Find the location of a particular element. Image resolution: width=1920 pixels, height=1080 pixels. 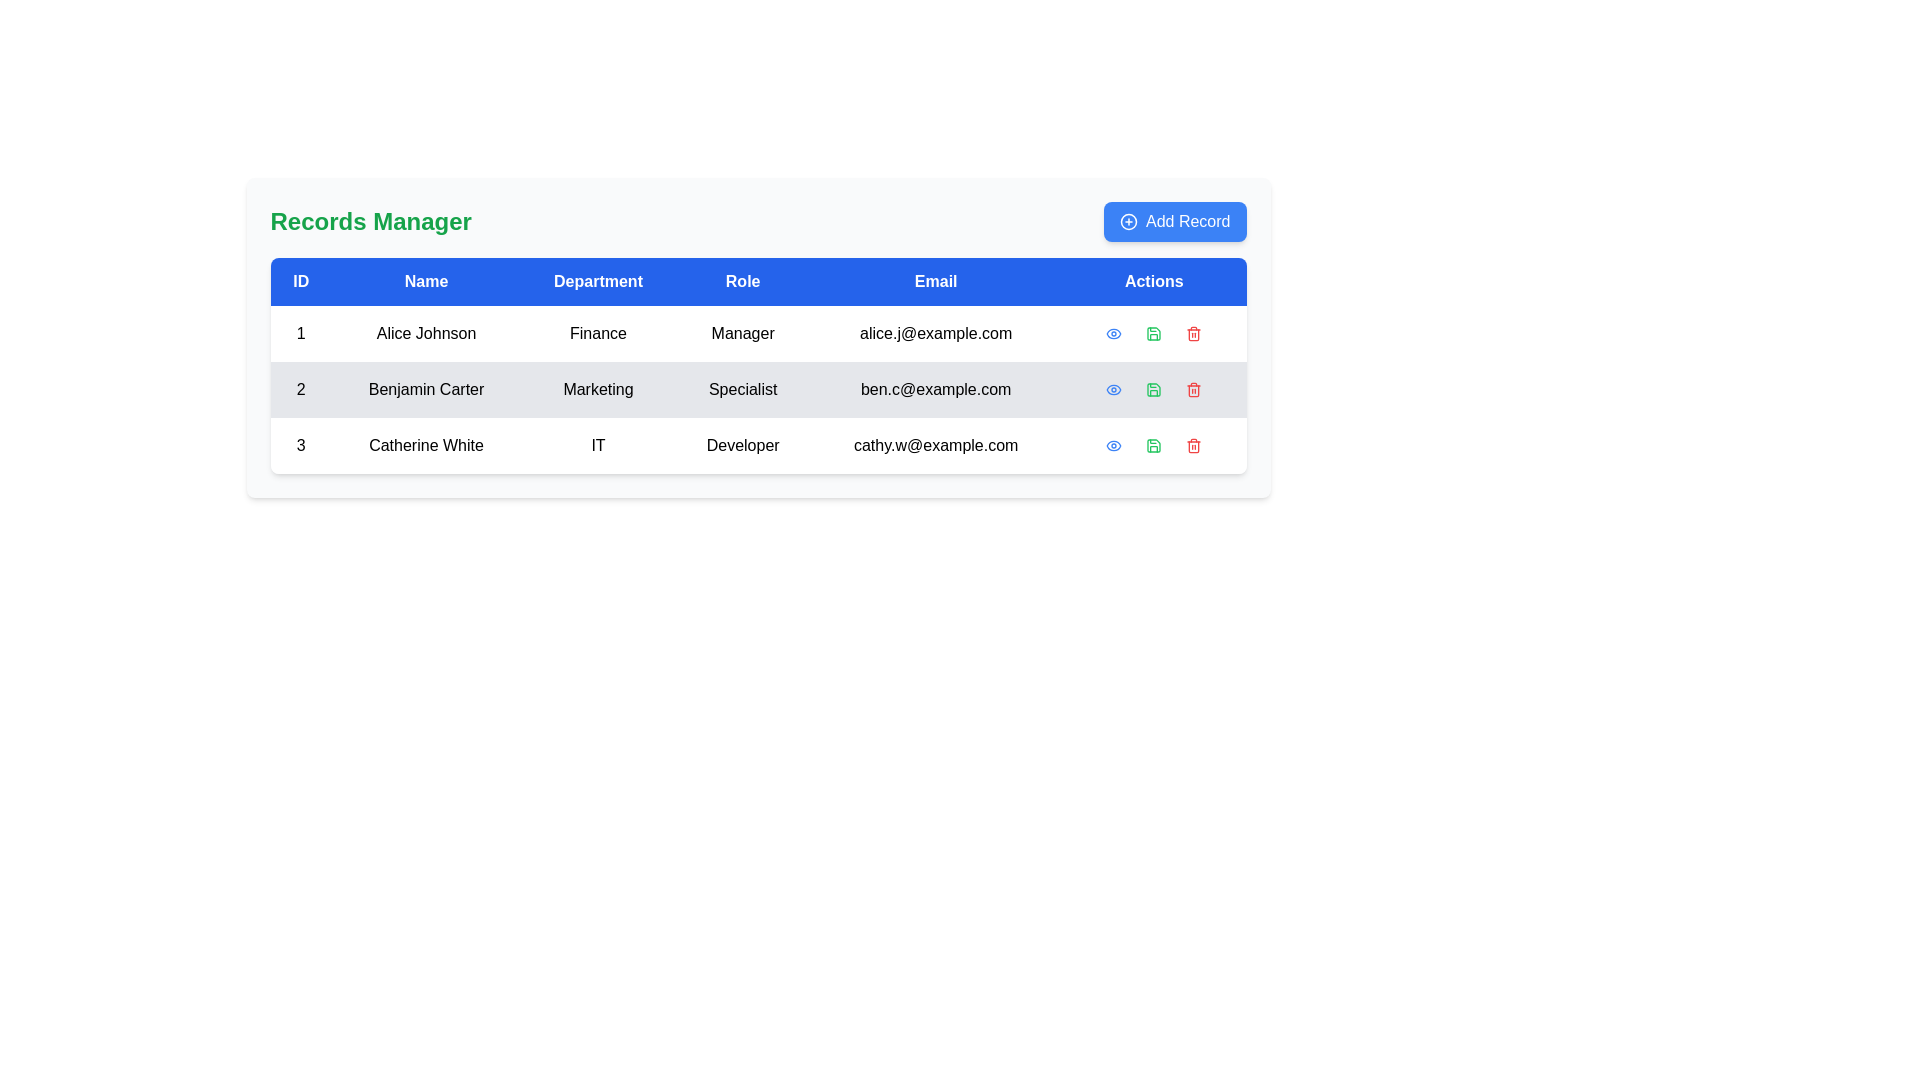

the blue button labeled 'Add Record' with a plus sign icon to initiate adding a record is located at coordinates (1175, 222).